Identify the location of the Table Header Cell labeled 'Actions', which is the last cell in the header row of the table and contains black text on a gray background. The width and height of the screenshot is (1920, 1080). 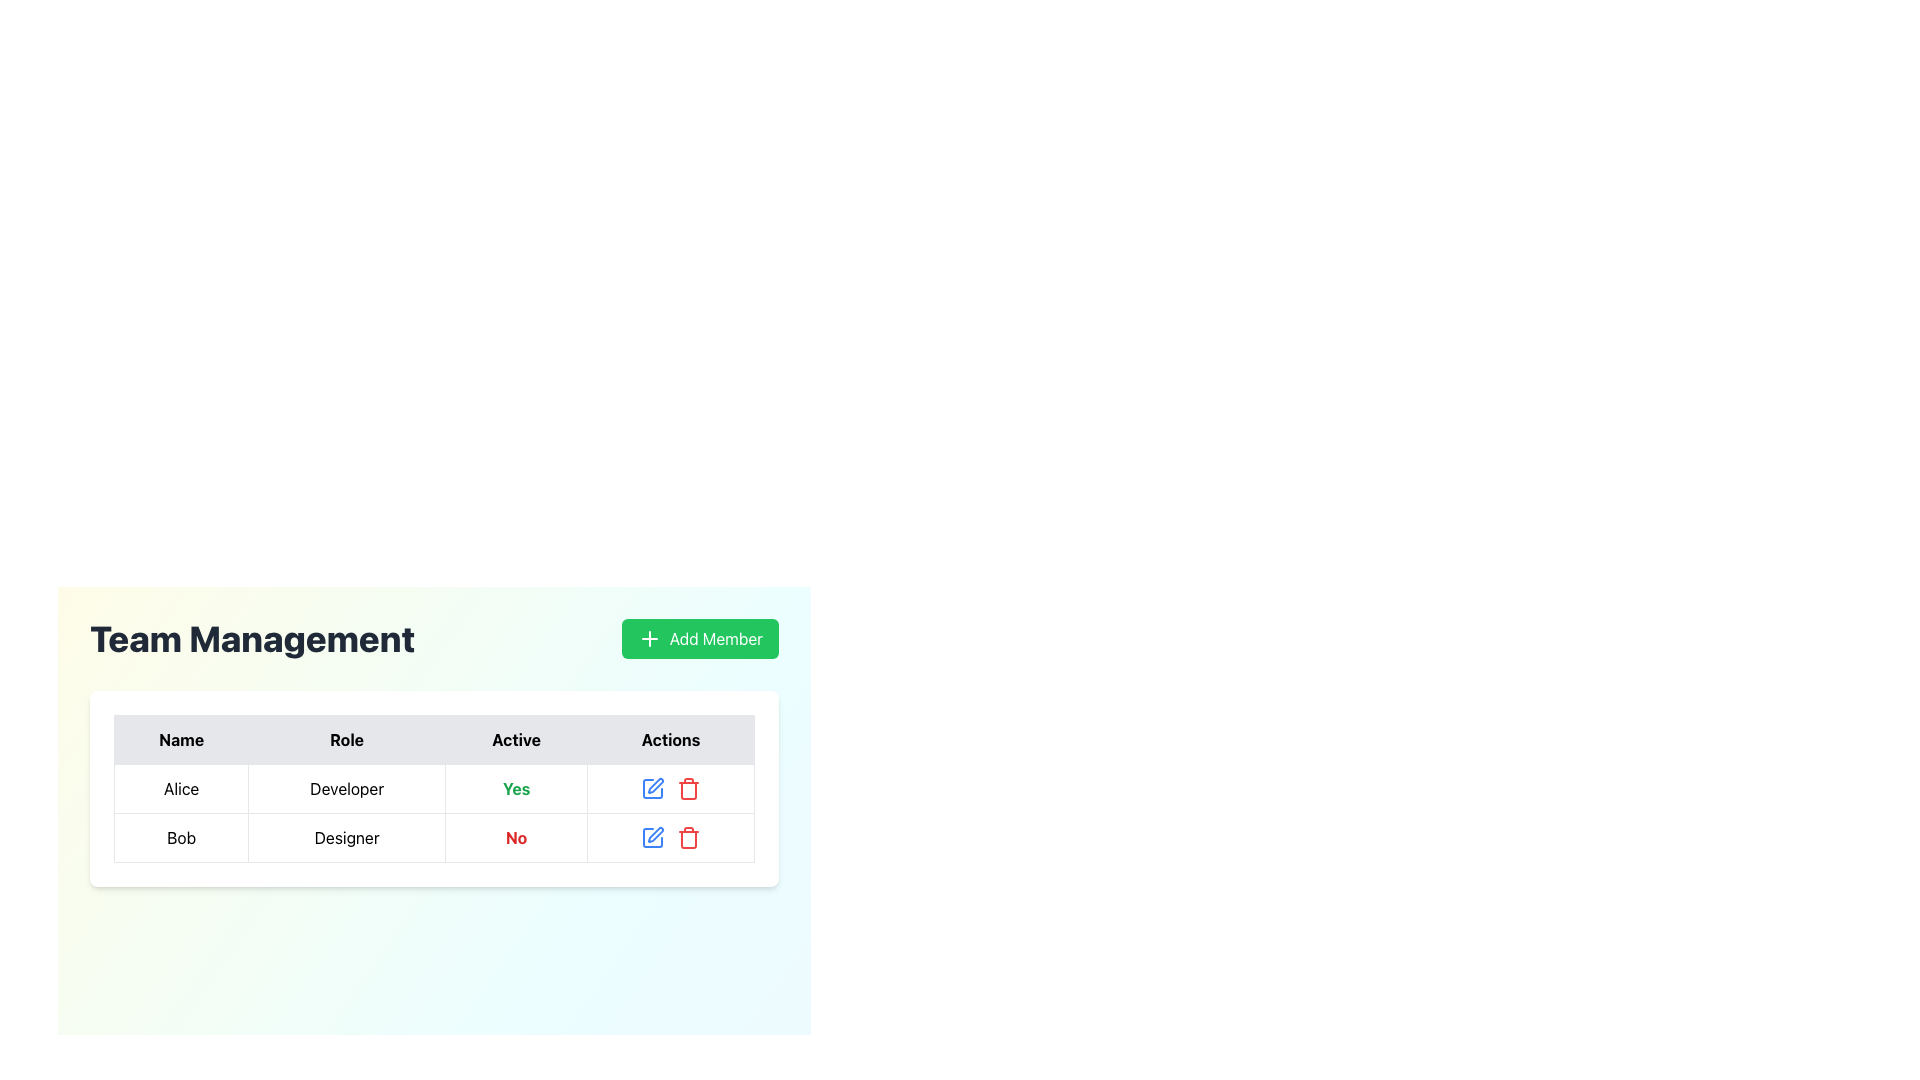
(671, 740).